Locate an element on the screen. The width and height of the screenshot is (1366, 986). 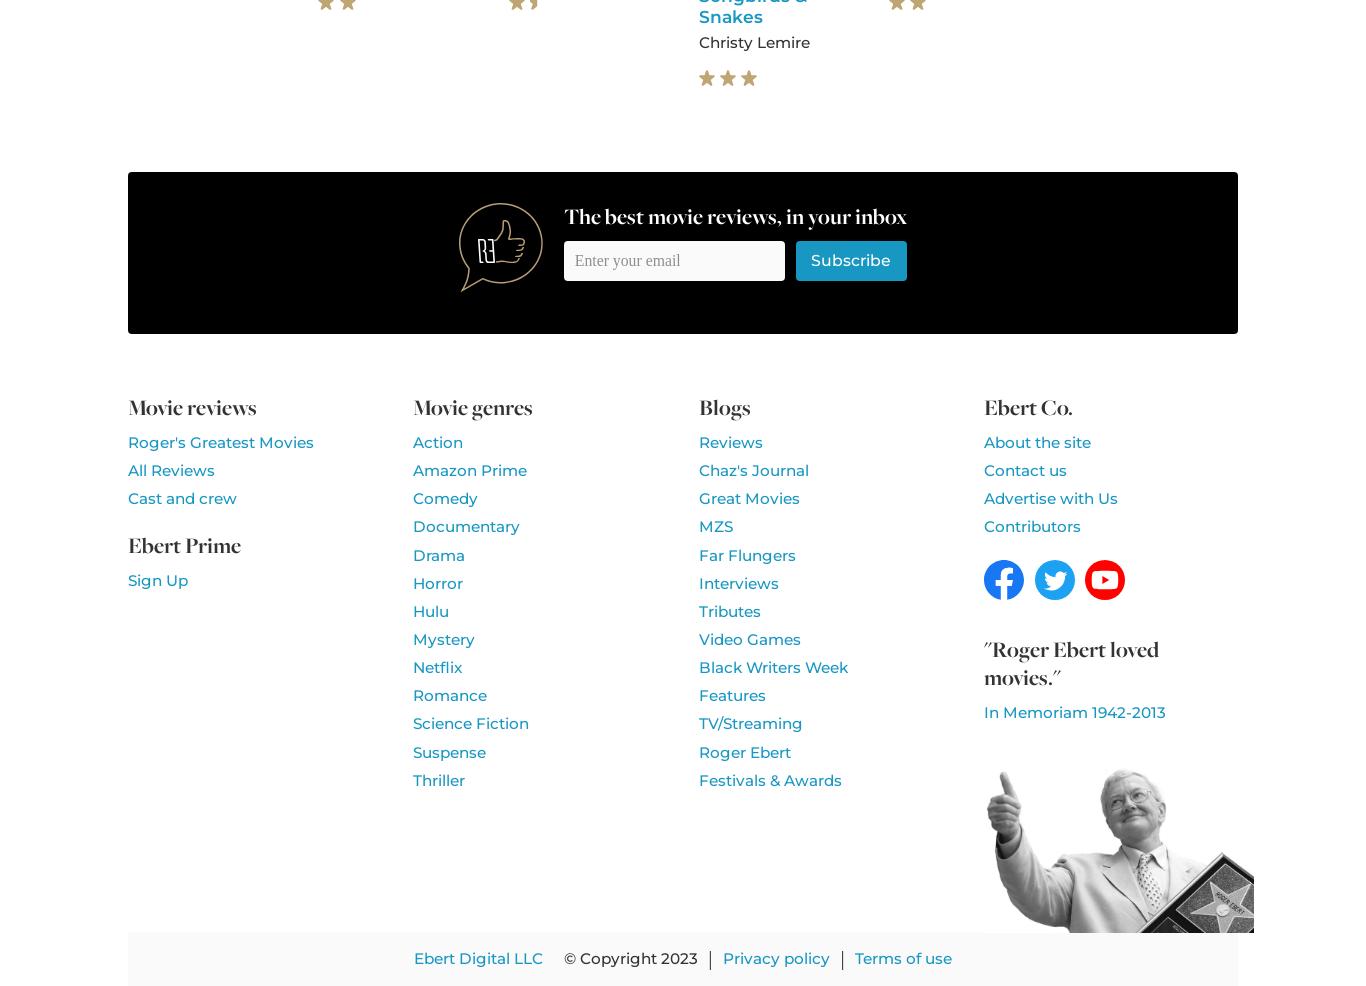
'Contact us' is located at coordinates (1024, 470).